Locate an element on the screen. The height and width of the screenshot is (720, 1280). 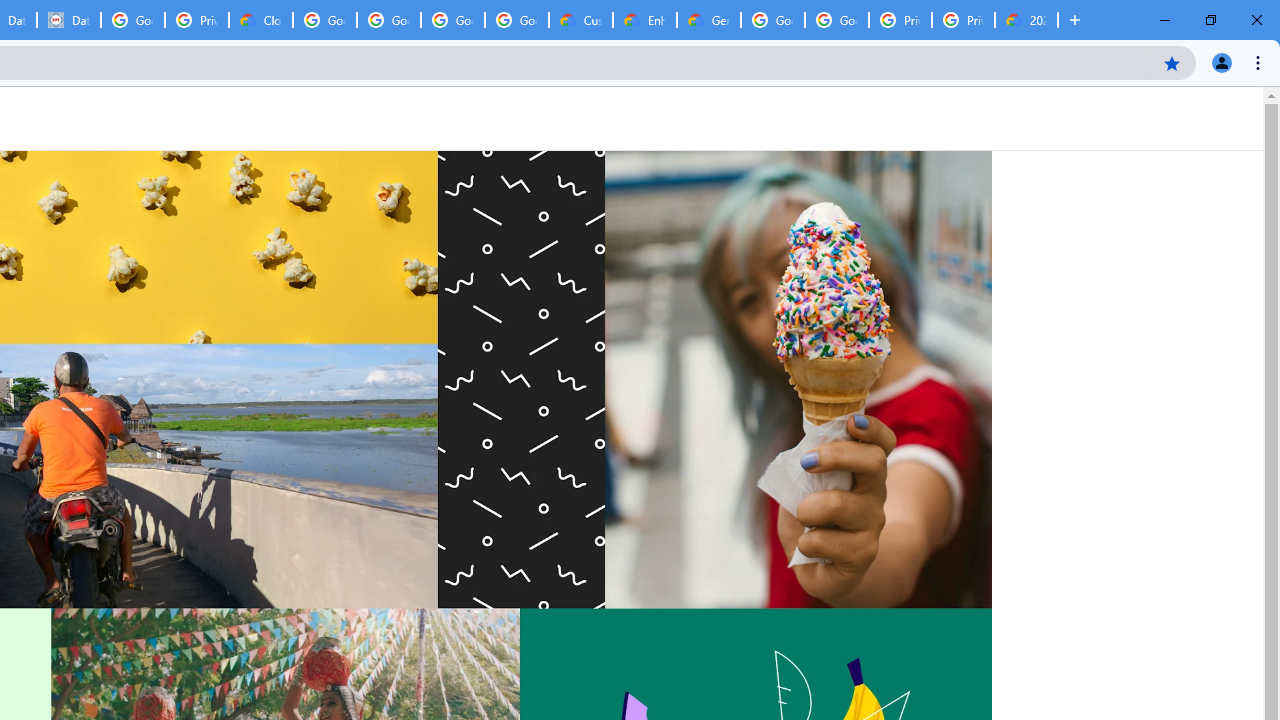
'Enhanced Support | Google Cloud' is located at coordinates (645, 20).